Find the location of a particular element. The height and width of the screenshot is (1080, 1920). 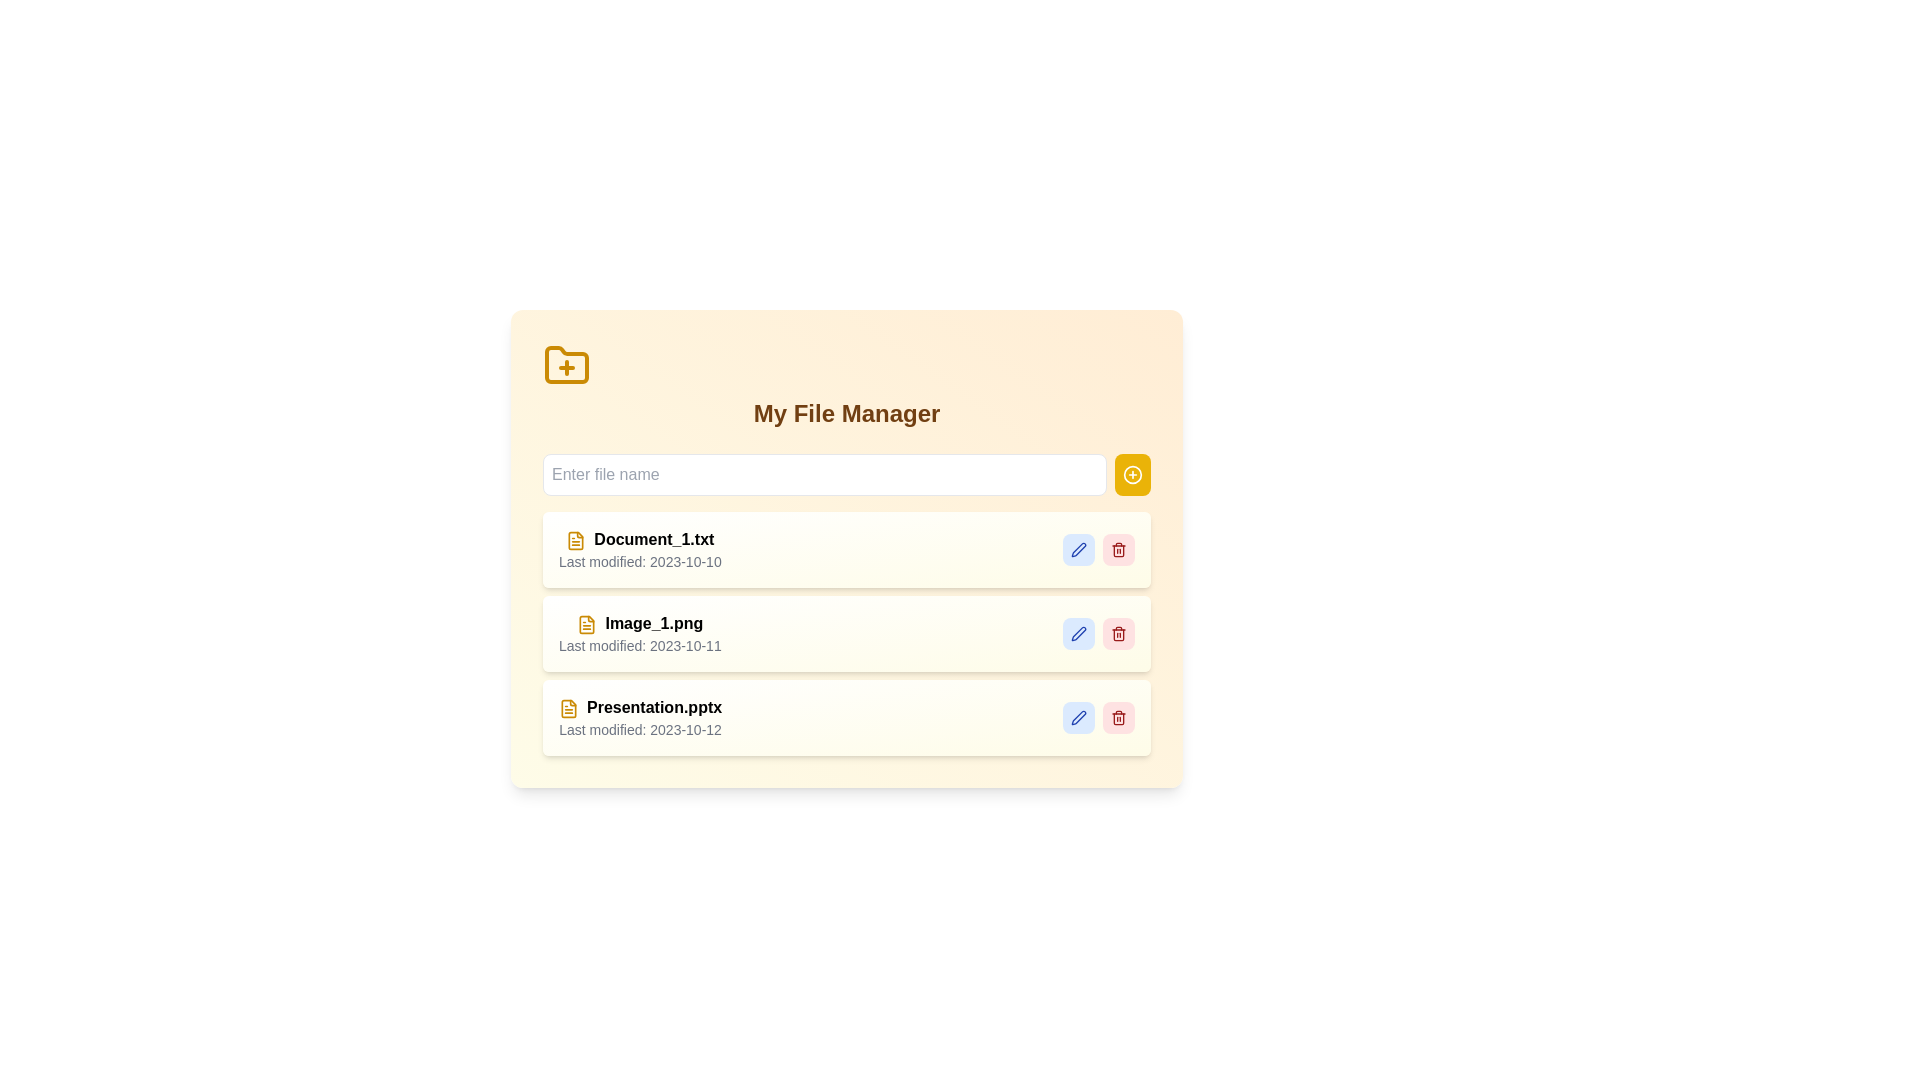

the second list item displaying details for the file 'Image_1.png' is located at coordinates (846, 604).